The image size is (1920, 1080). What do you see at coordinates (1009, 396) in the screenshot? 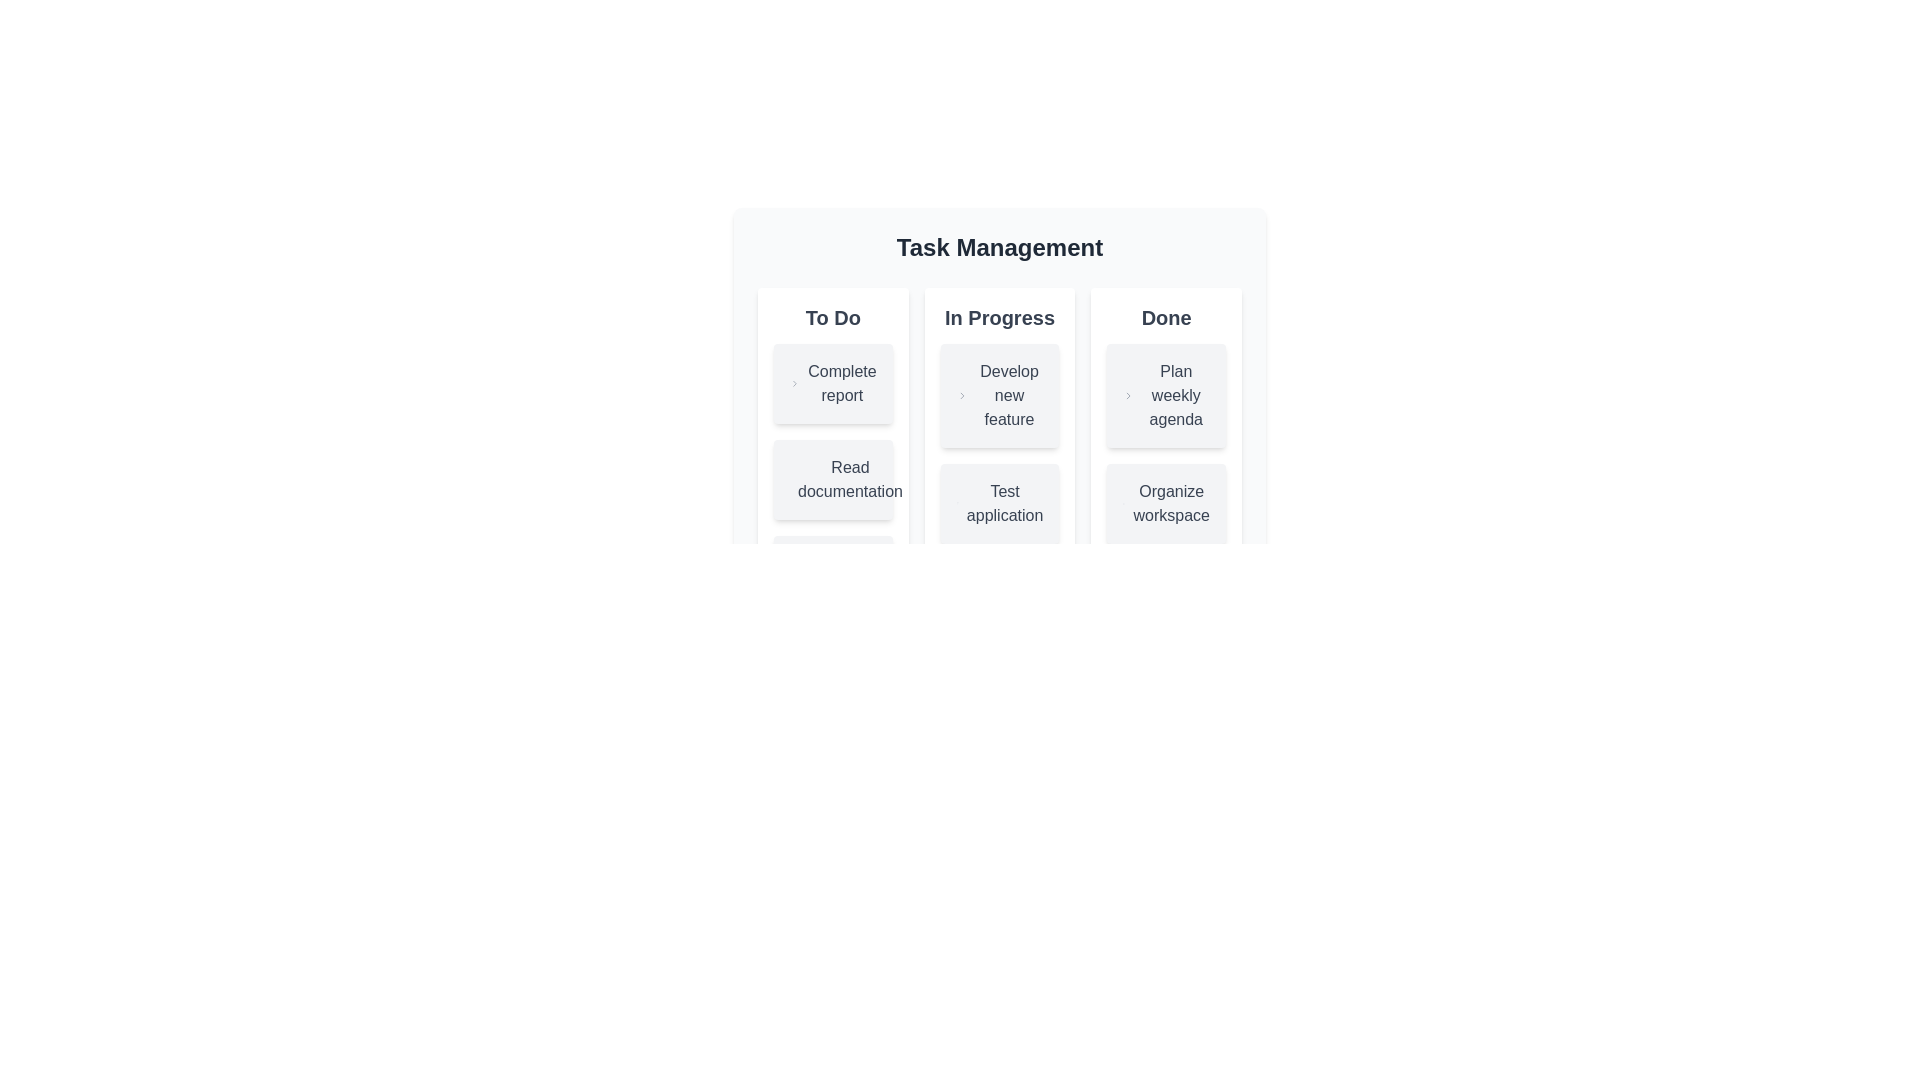
I see `the text label 'Develop new feature' in the 'In Progress' column of the 'Task Management' interface` at bounding box center [1009, 396].